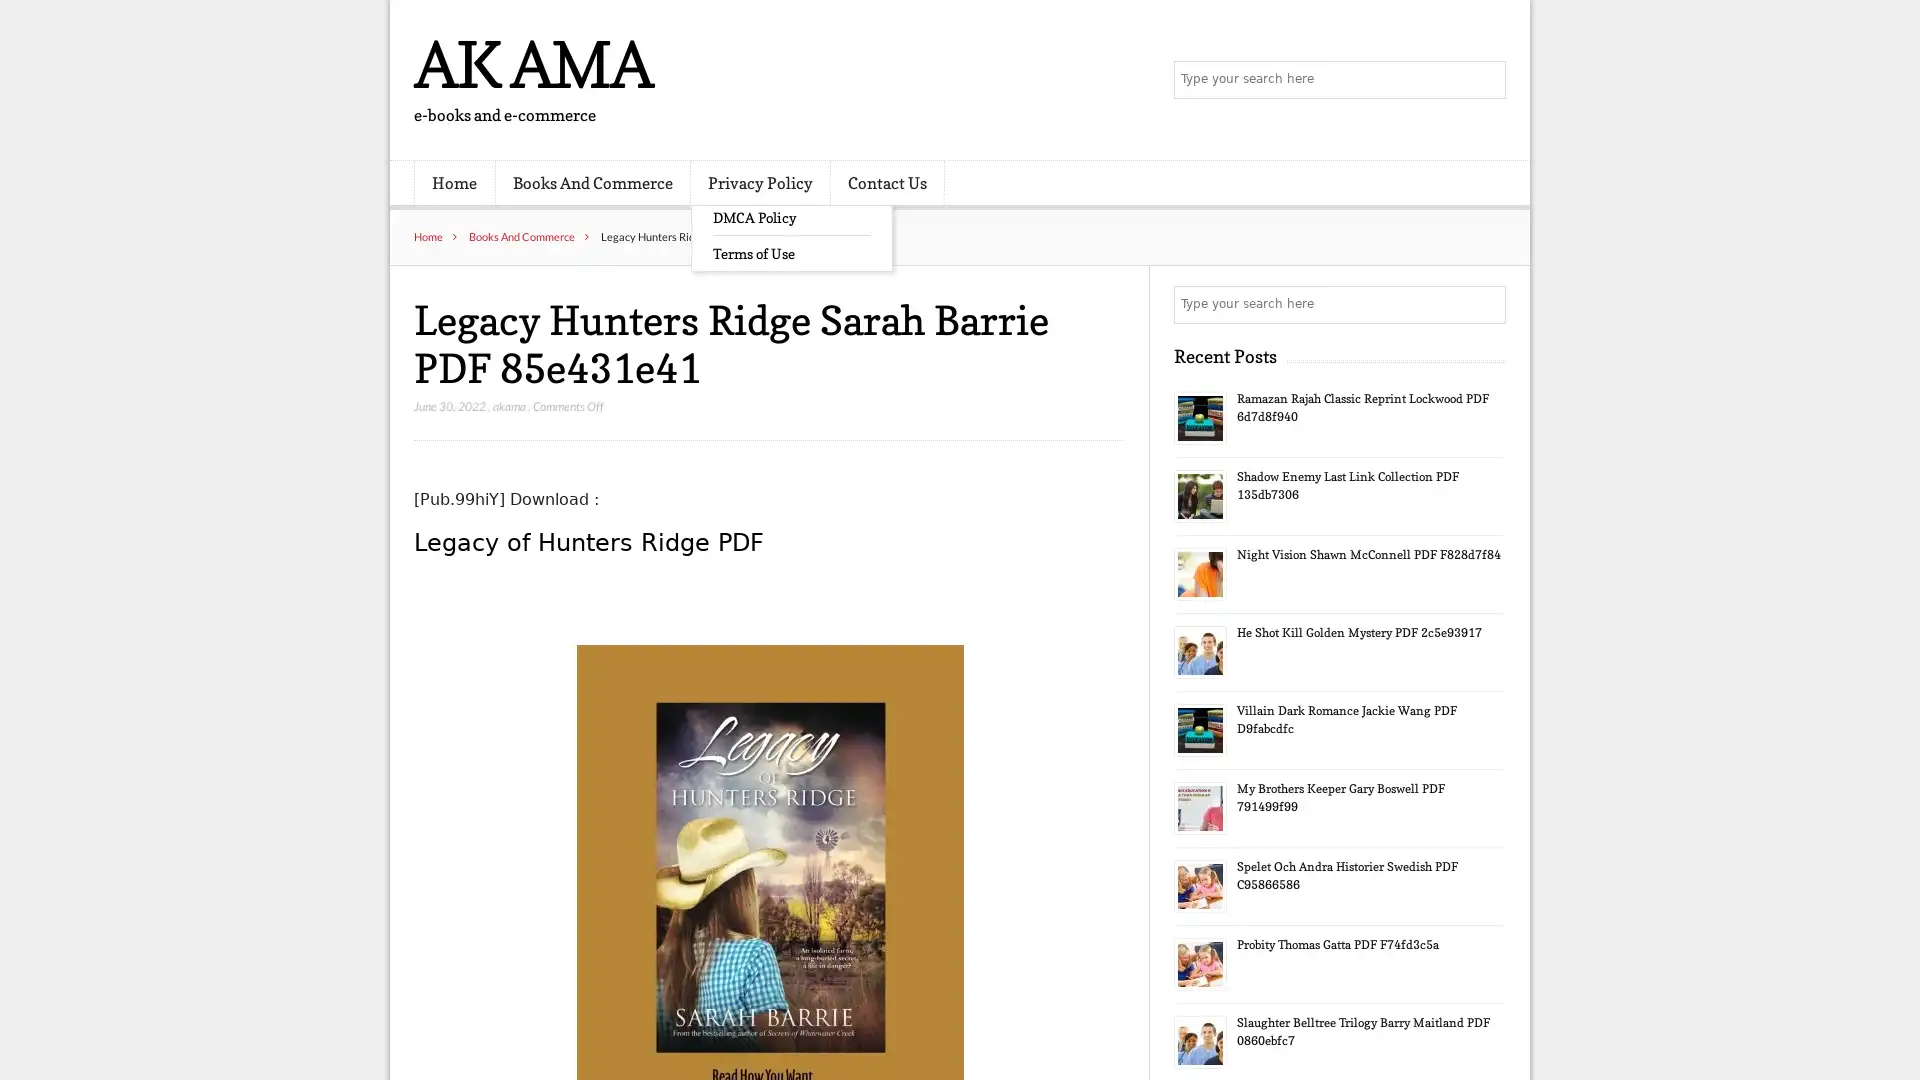  Describe the element at coordinates (1485, 304) in the screenshot. I see `Search` at that location.